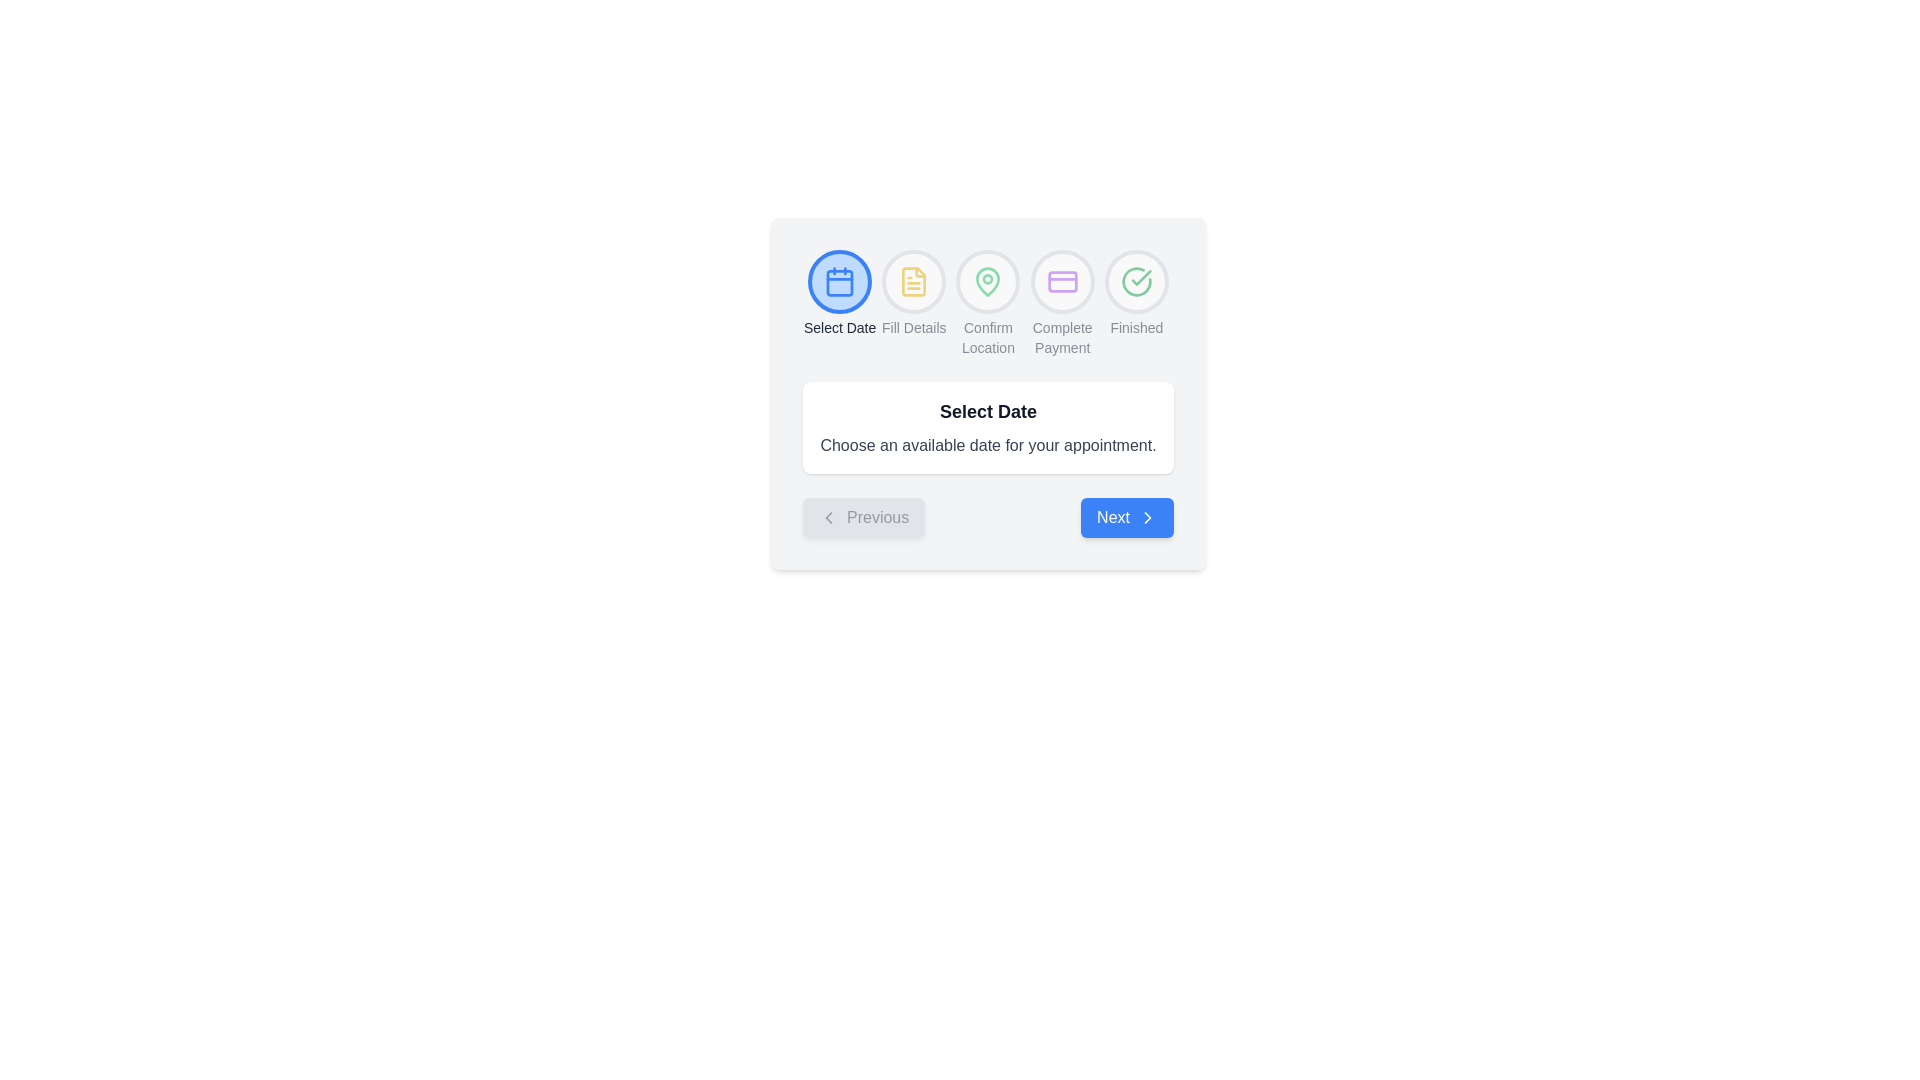 This screenshot has height=1080, width=1920. Describe the element at coordinates (988, 304) in the screenshot. I see `the Progress Step Indicator, which features a green map pin icon and a 'Confirm Location' label in gray text, located between 'Fill Details' and 'Complete Payment' steps` at that location.